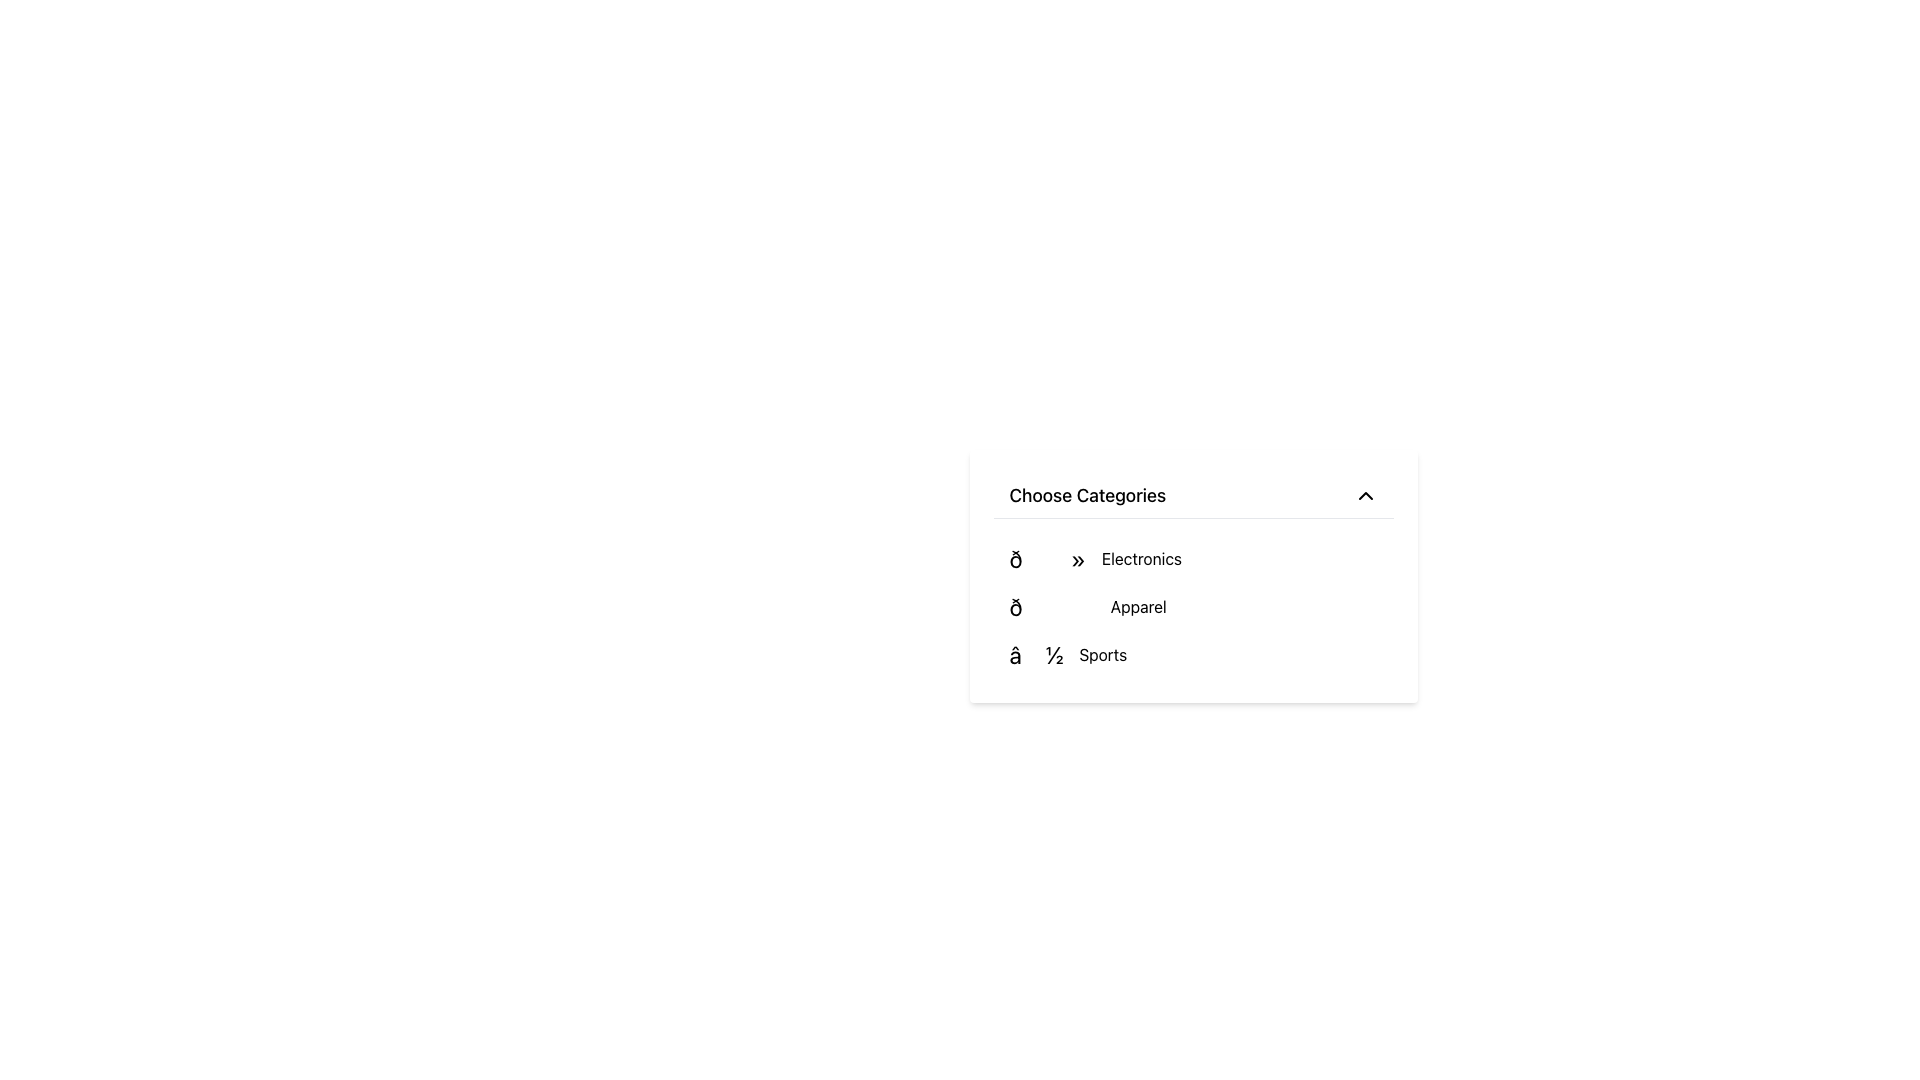  What do you see at coordinates (1142, 559) in the screenshot?
I see `the 'Electronics' text label, which is the first item in the category list under 'Choose Categories'` at bounding box center [1142, 559].